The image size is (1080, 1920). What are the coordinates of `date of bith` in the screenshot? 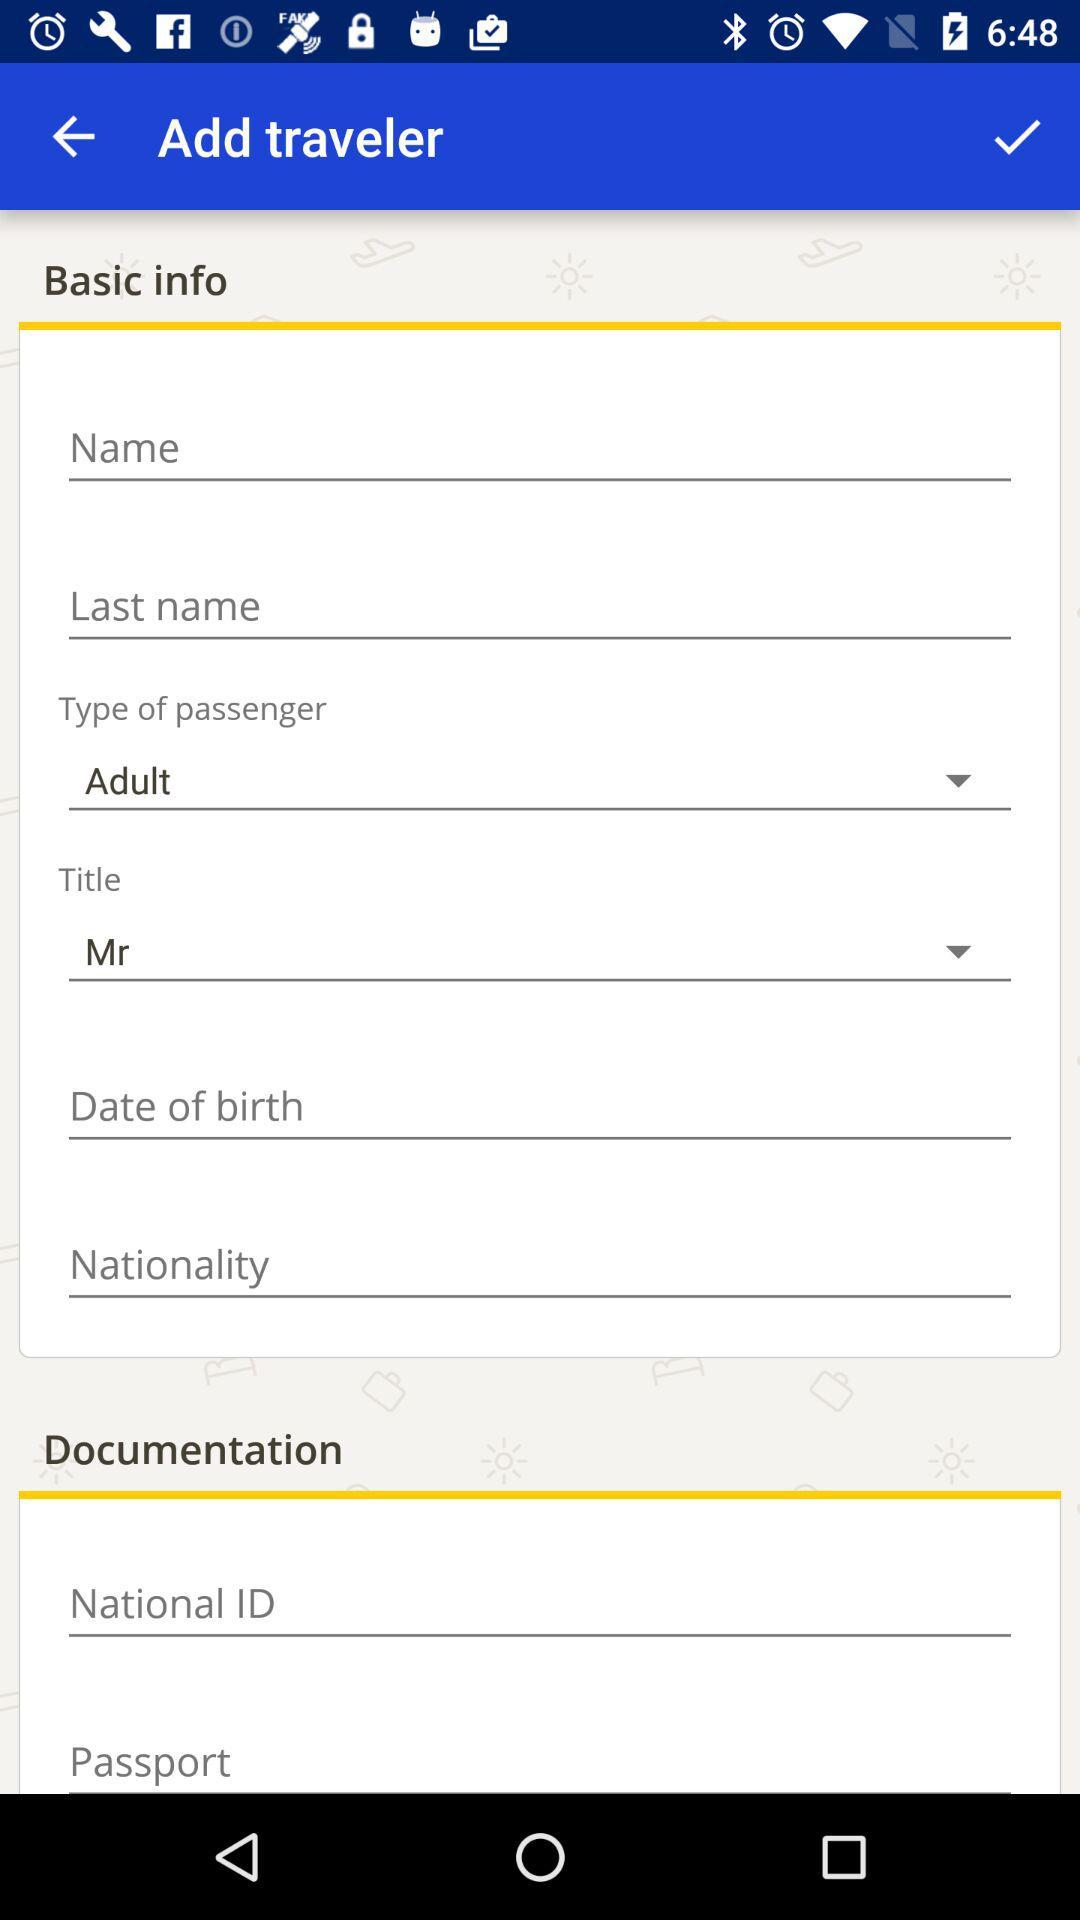 It's located at (540, 1105).